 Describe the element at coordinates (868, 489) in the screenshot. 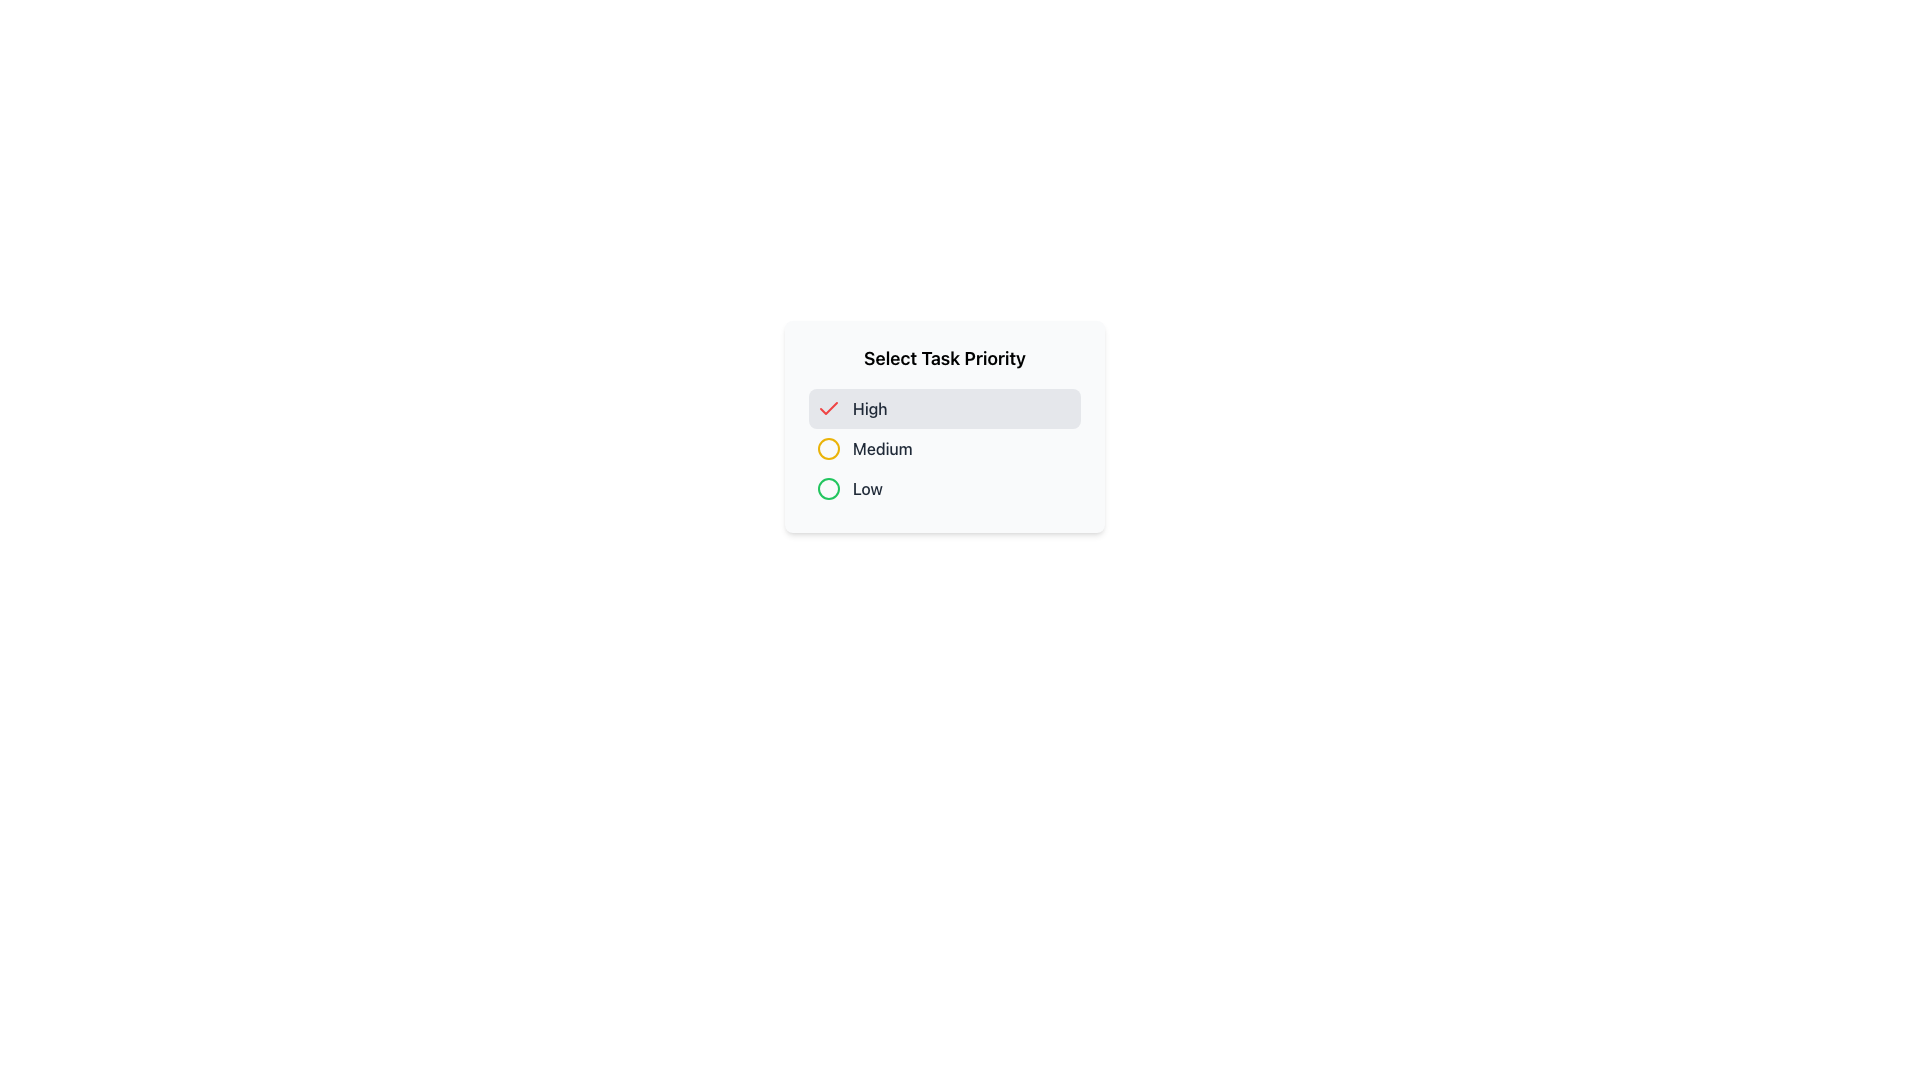

I see `the static text label displaying 'Low' in dark gray, part of the priority selection UI in the 'Select Task Priority' dialog box` at that location.